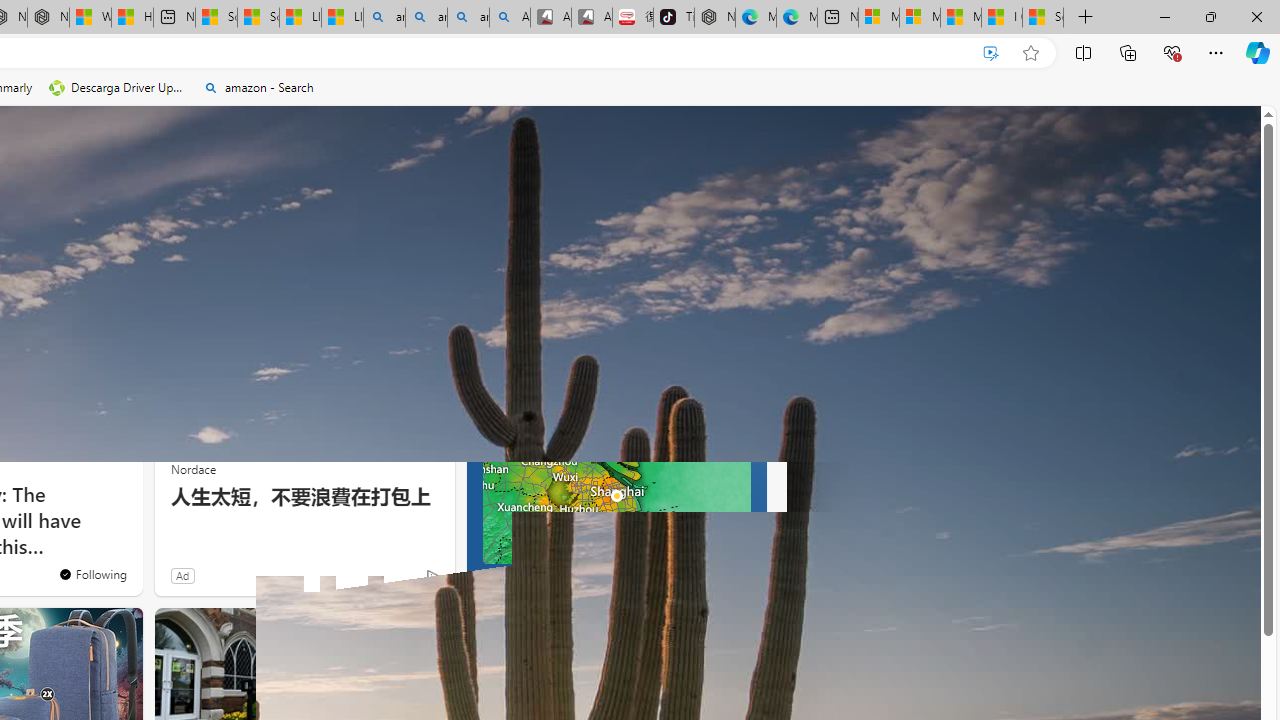 Image resolution: width=1280 pixels, height=720 pixels. Describe the element at coordinates (1255, 16) in the screenshot. I see `'Close'` at that location.